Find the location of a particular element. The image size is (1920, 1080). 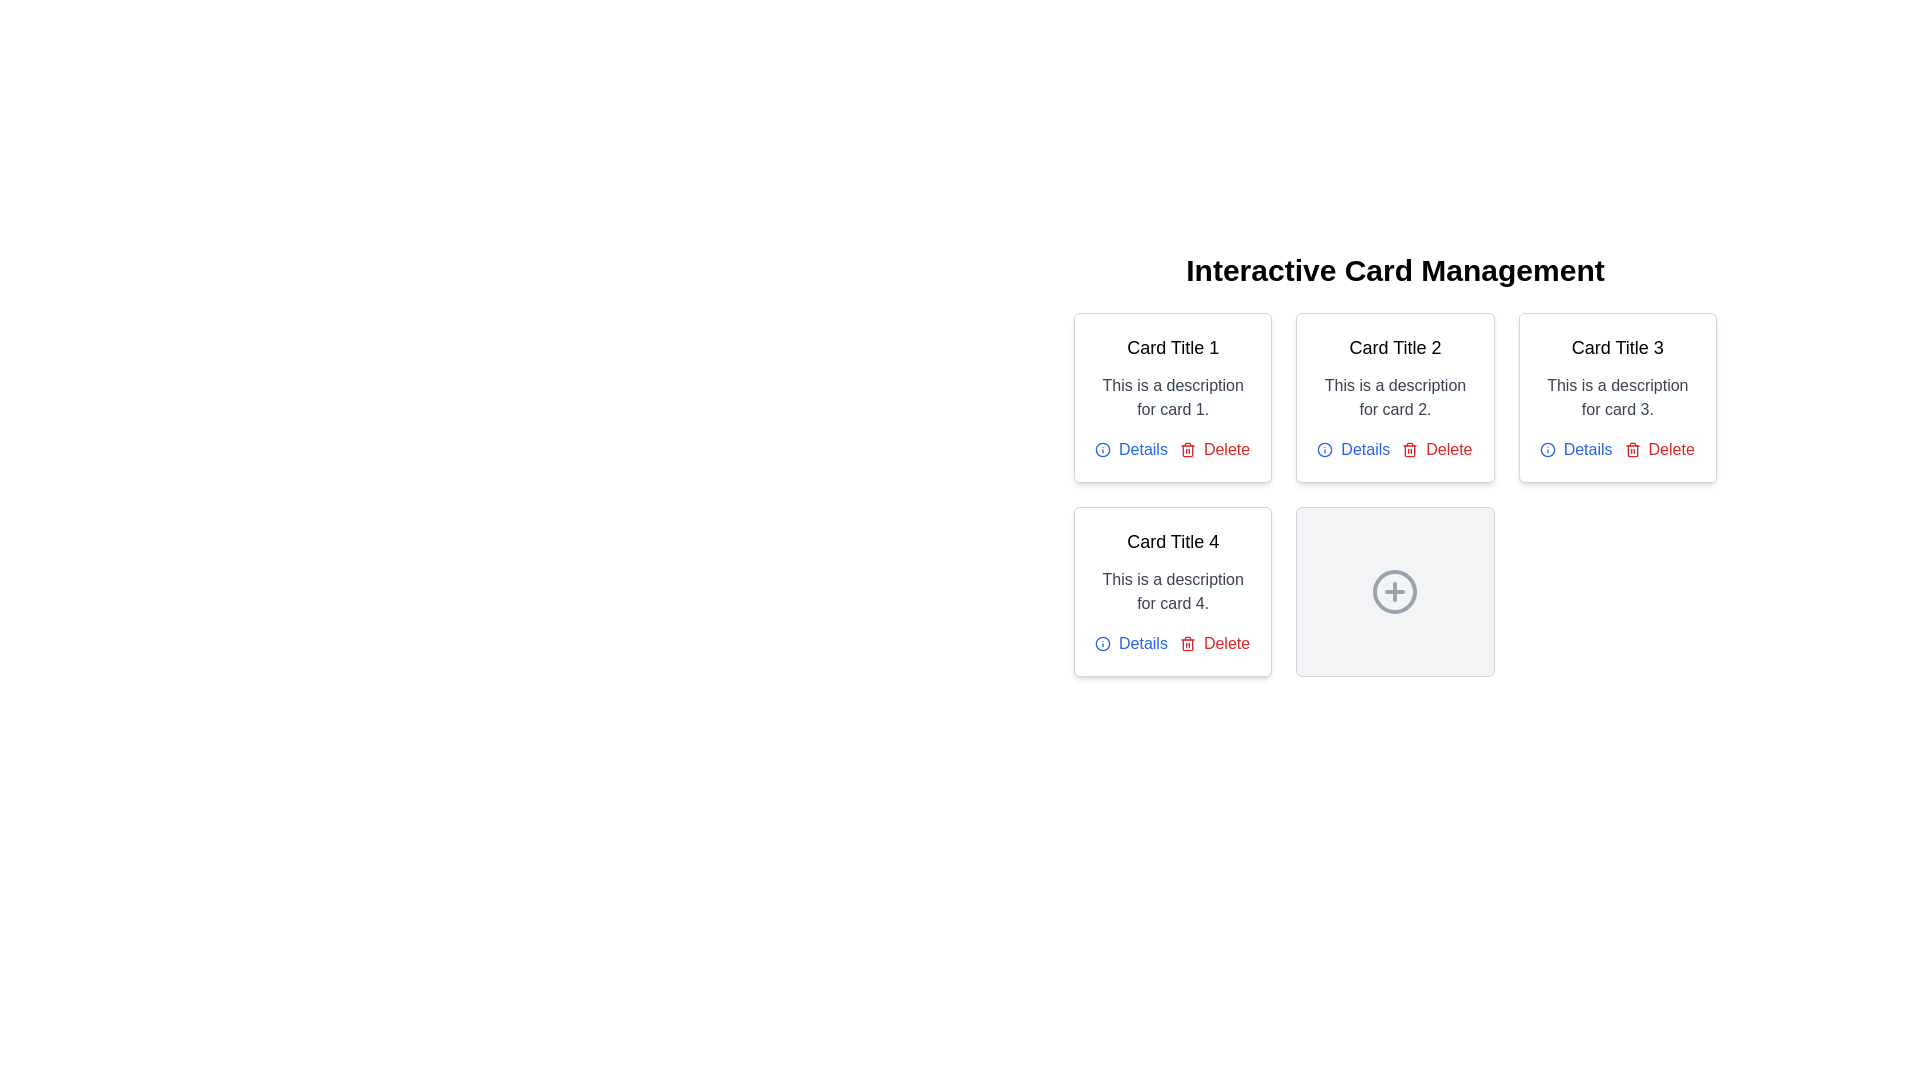

the red 'Delete' button located beside the trash can icon within the card titled 'Card Title 4' is located at coordinates (1213, 644).